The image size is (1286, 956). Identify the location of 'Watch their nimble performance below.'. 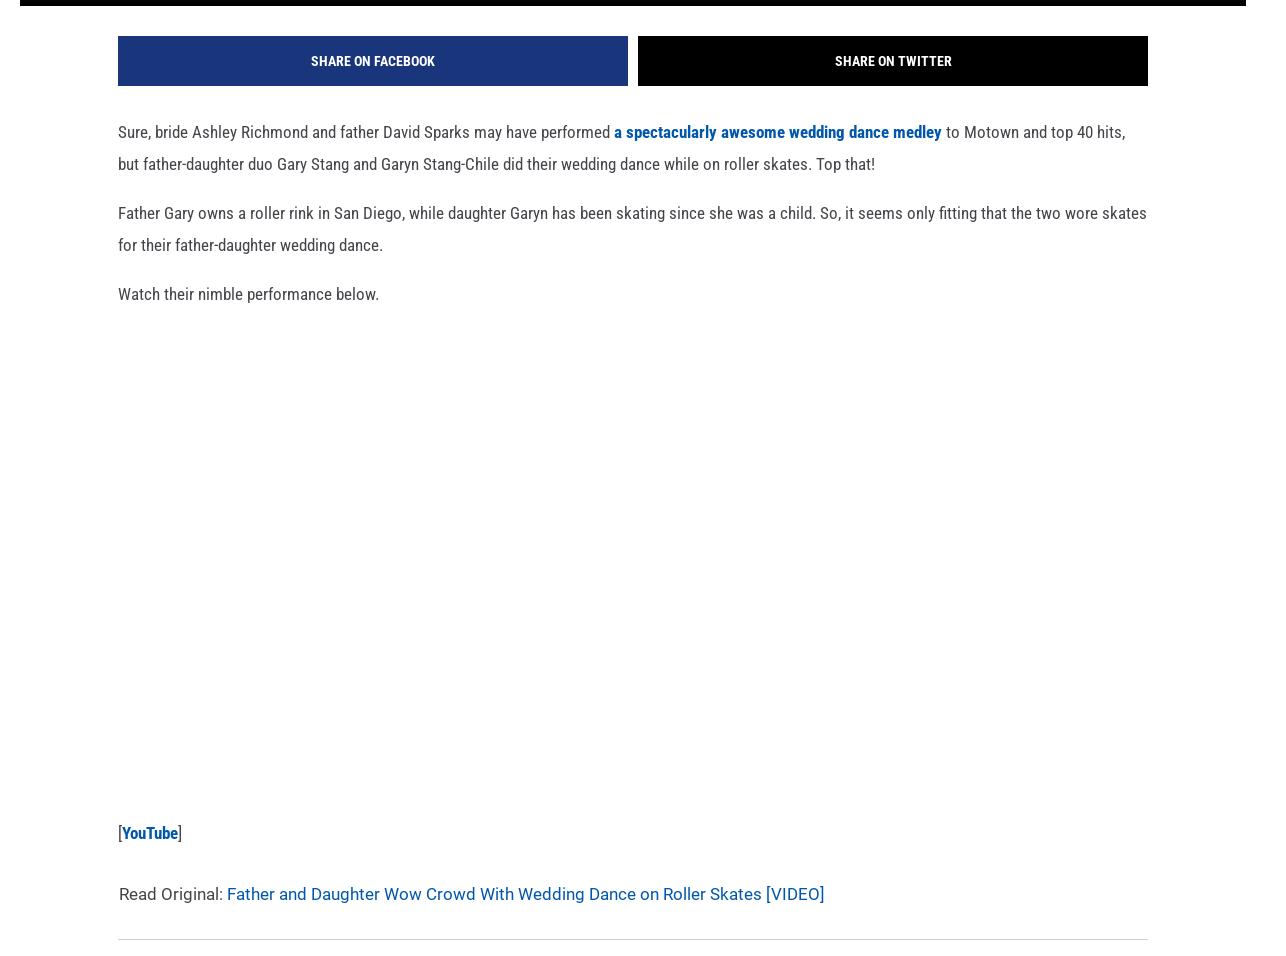
(118, 320).